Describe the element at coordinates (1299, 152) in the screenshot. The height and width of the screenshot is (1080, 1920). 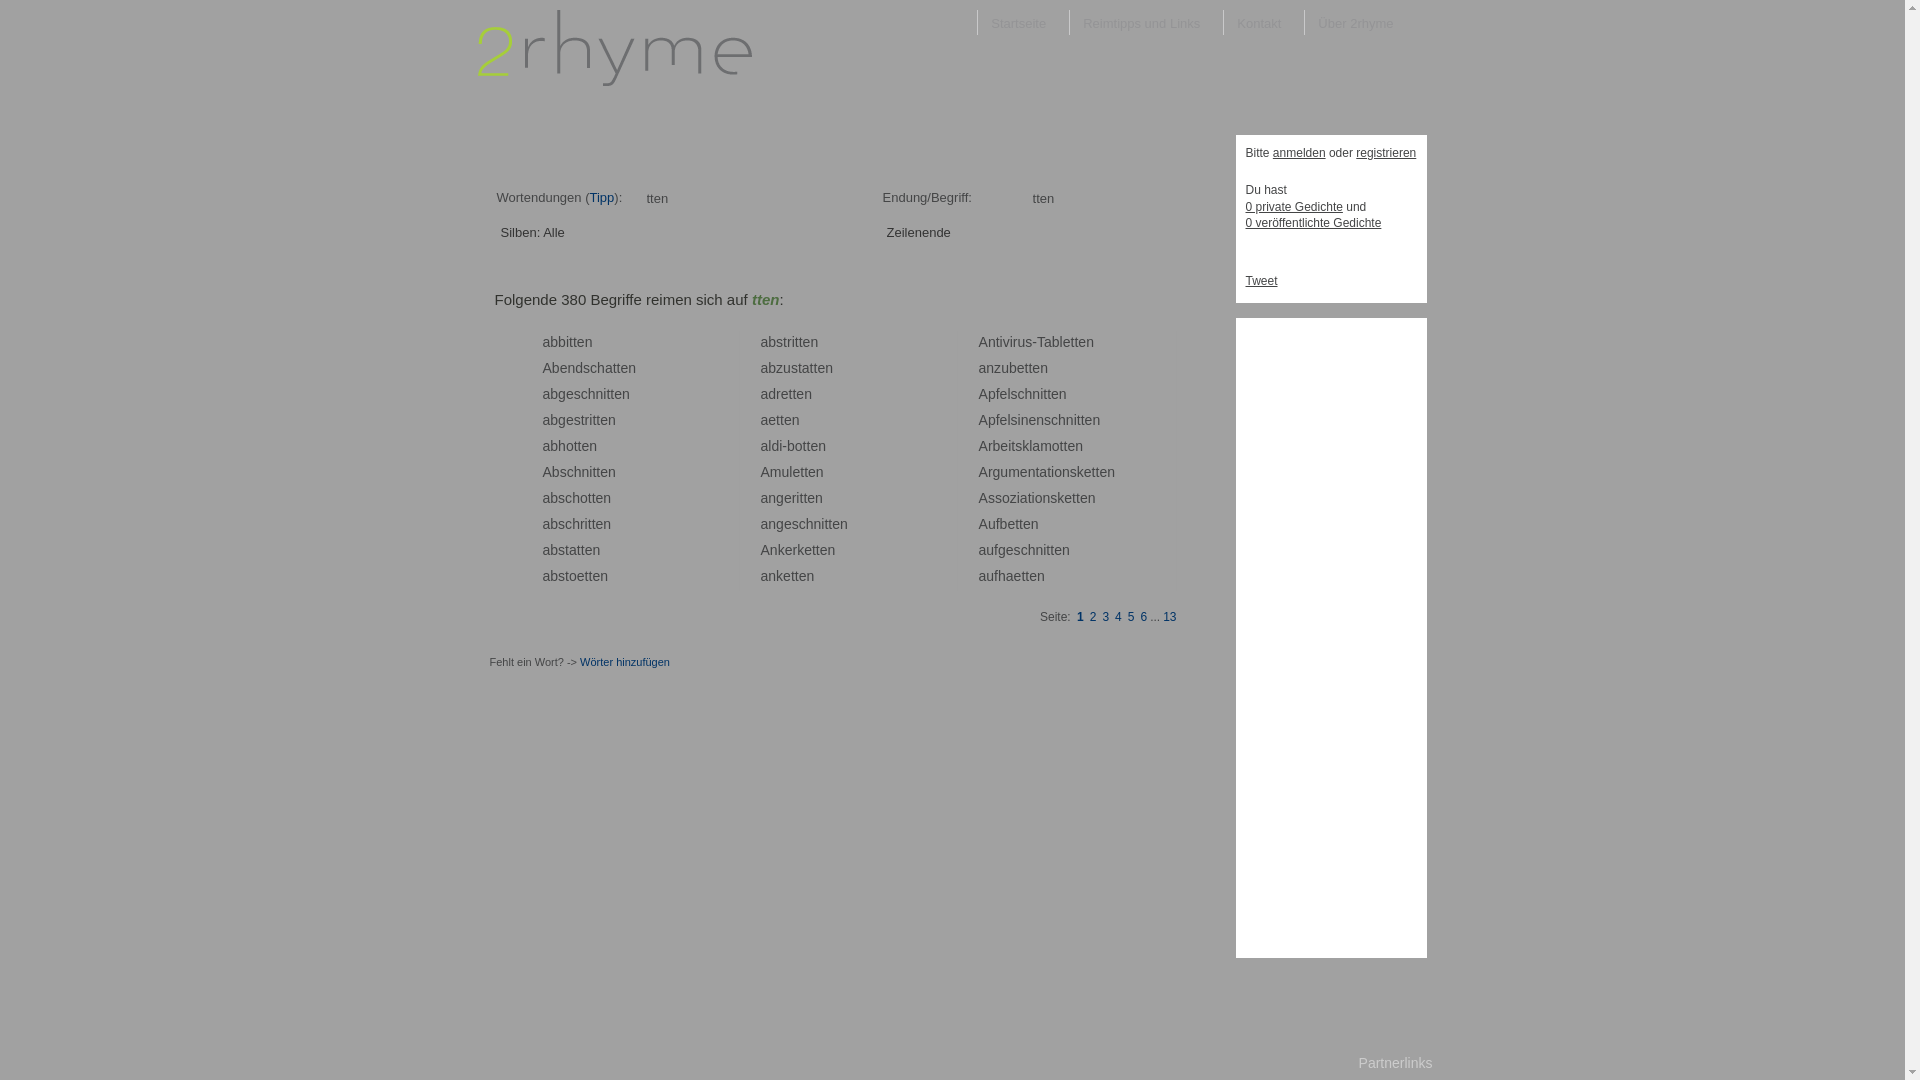
I see `'anmelden'` at that location.